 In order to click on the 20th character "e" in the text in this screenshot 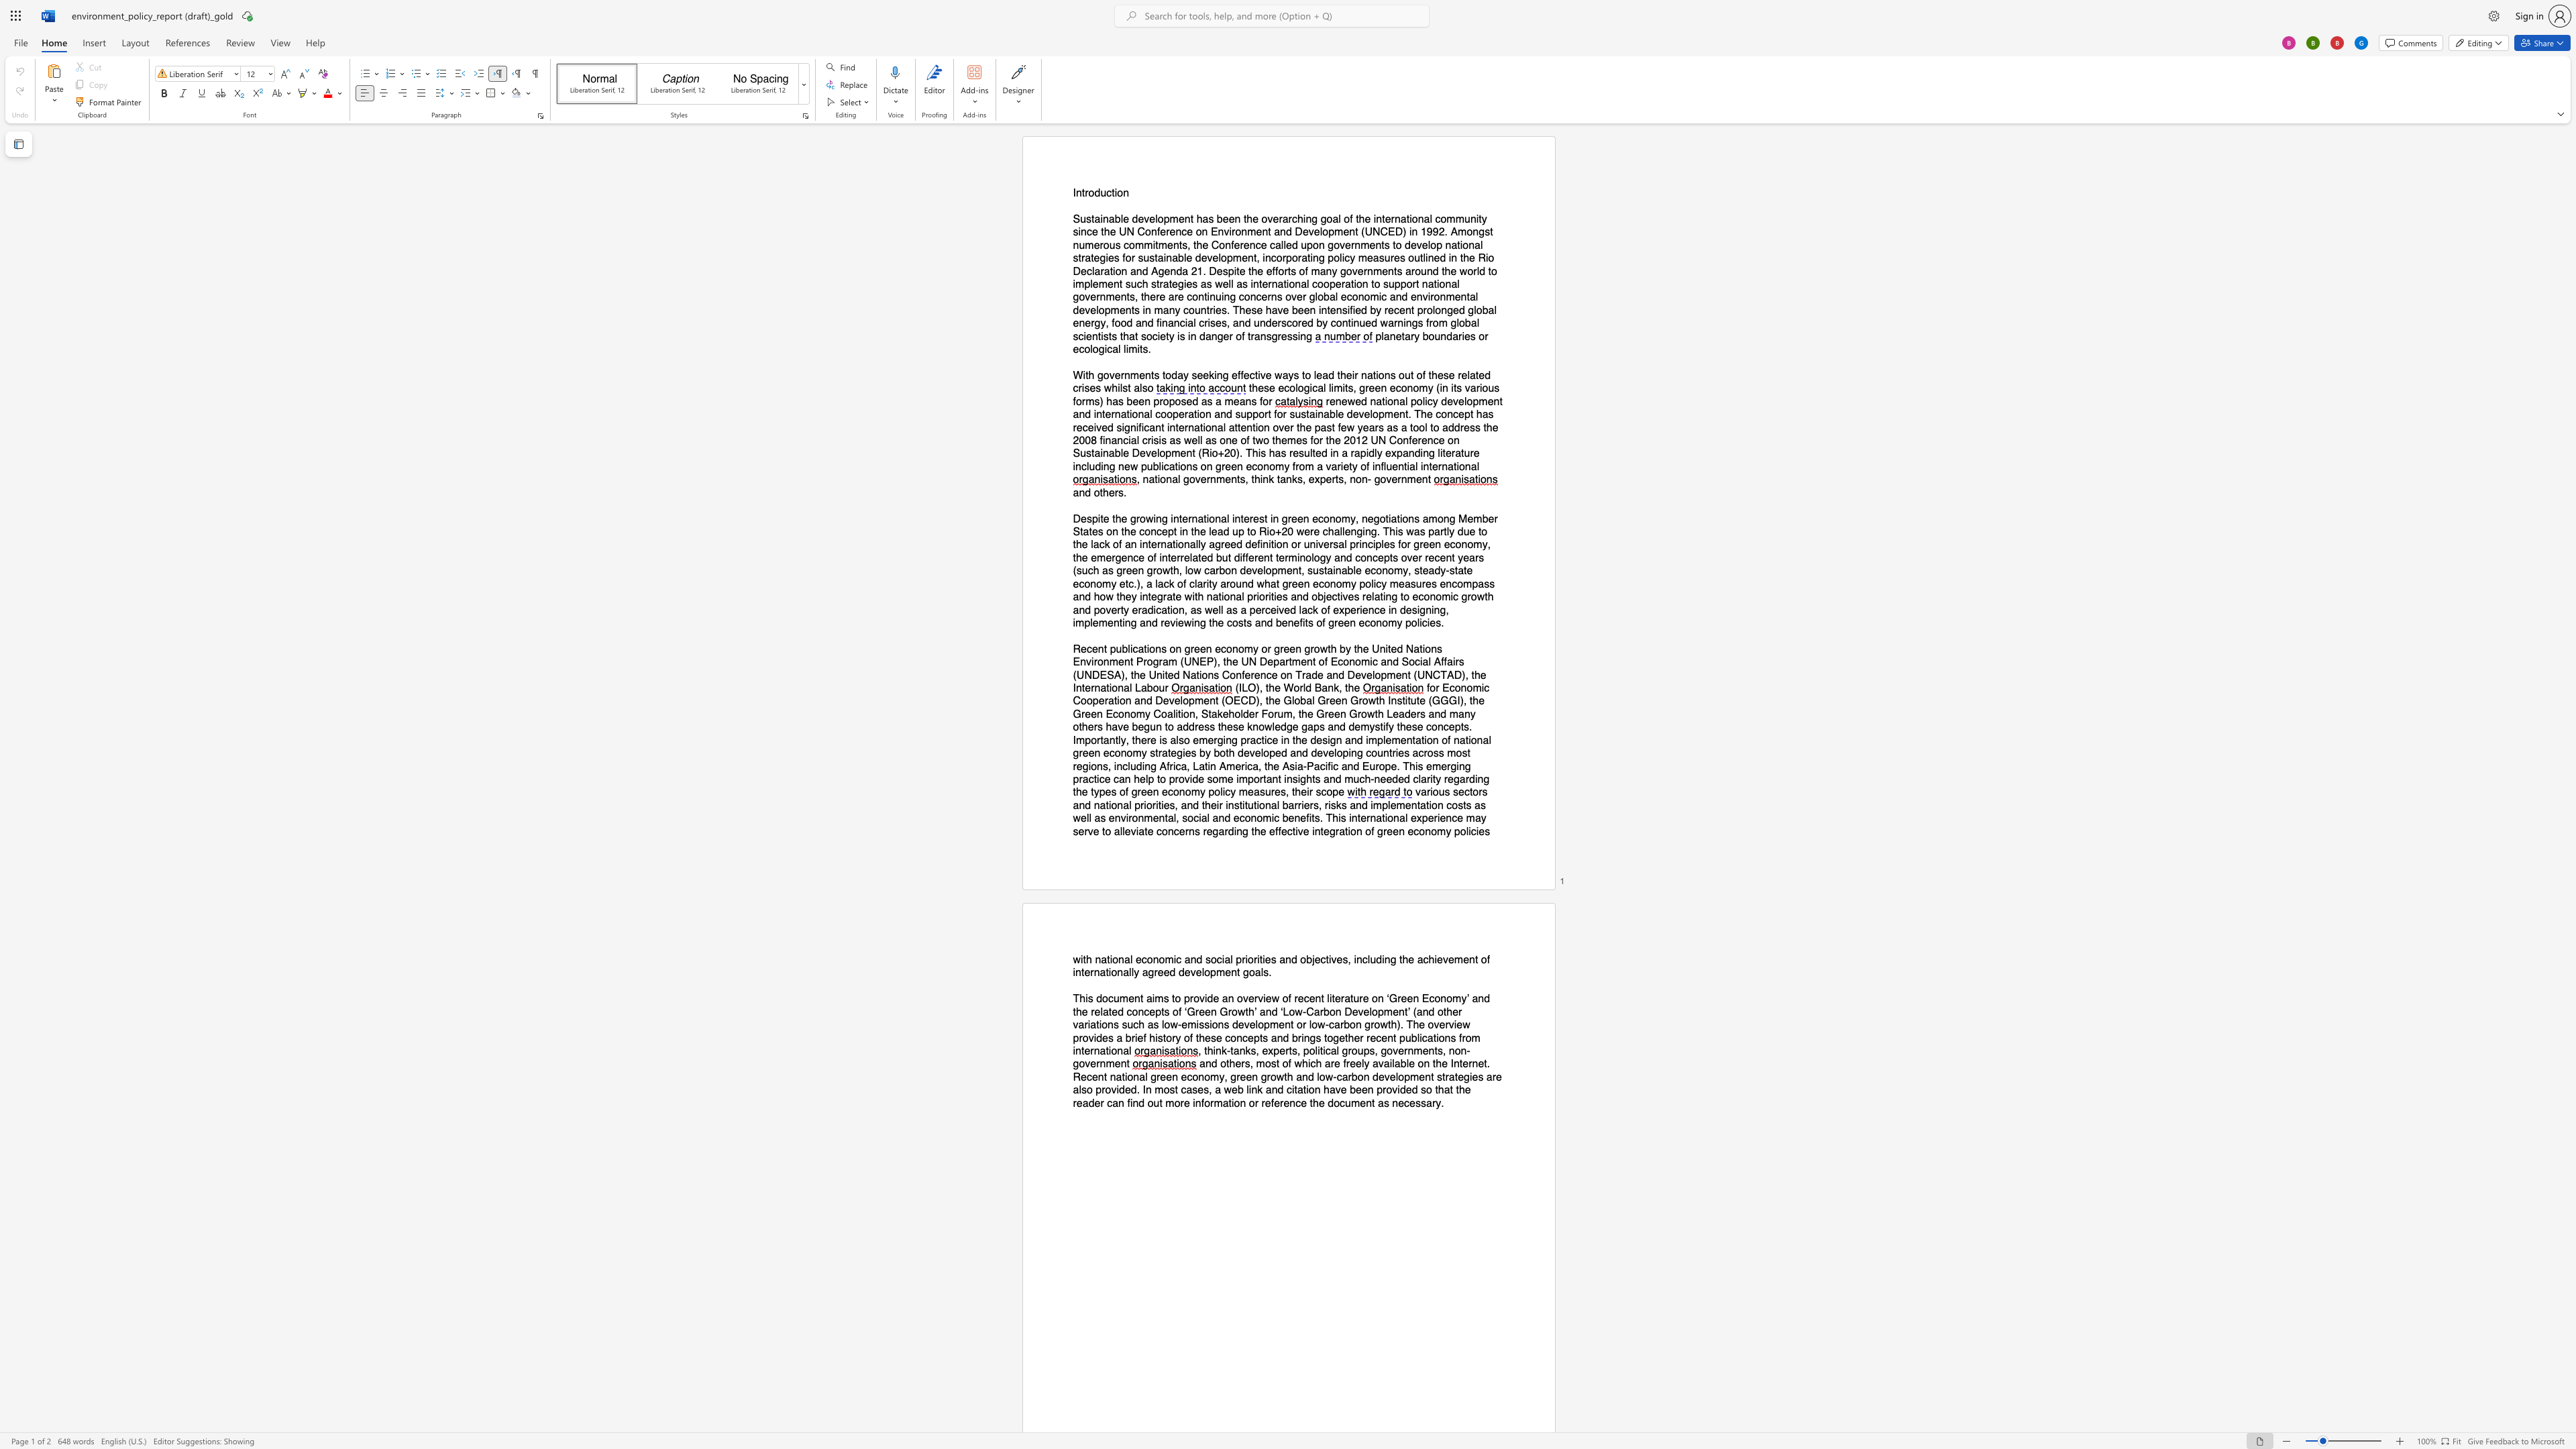, I will do `click(1357, 674)`.